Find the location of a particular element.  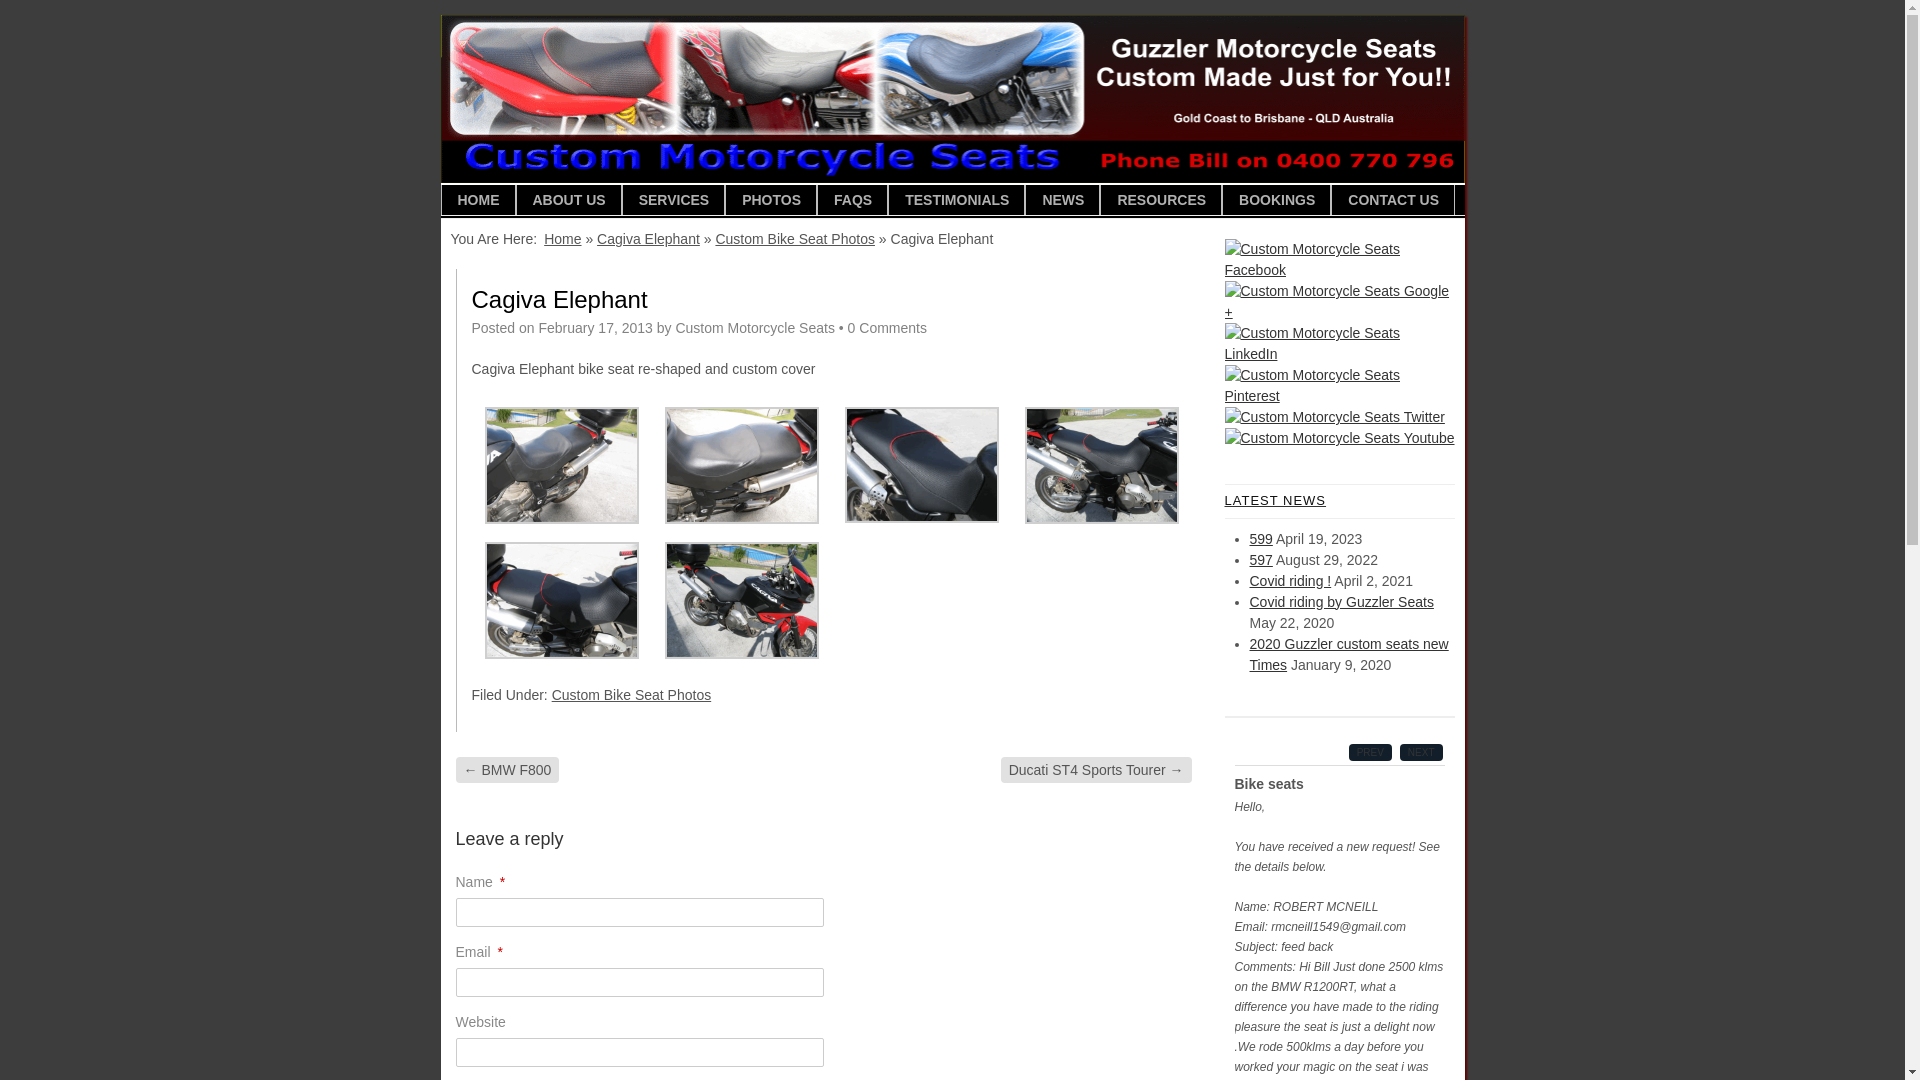

'2020 Guzzler custom seats new Times' is located at coordinates (1248, 654).